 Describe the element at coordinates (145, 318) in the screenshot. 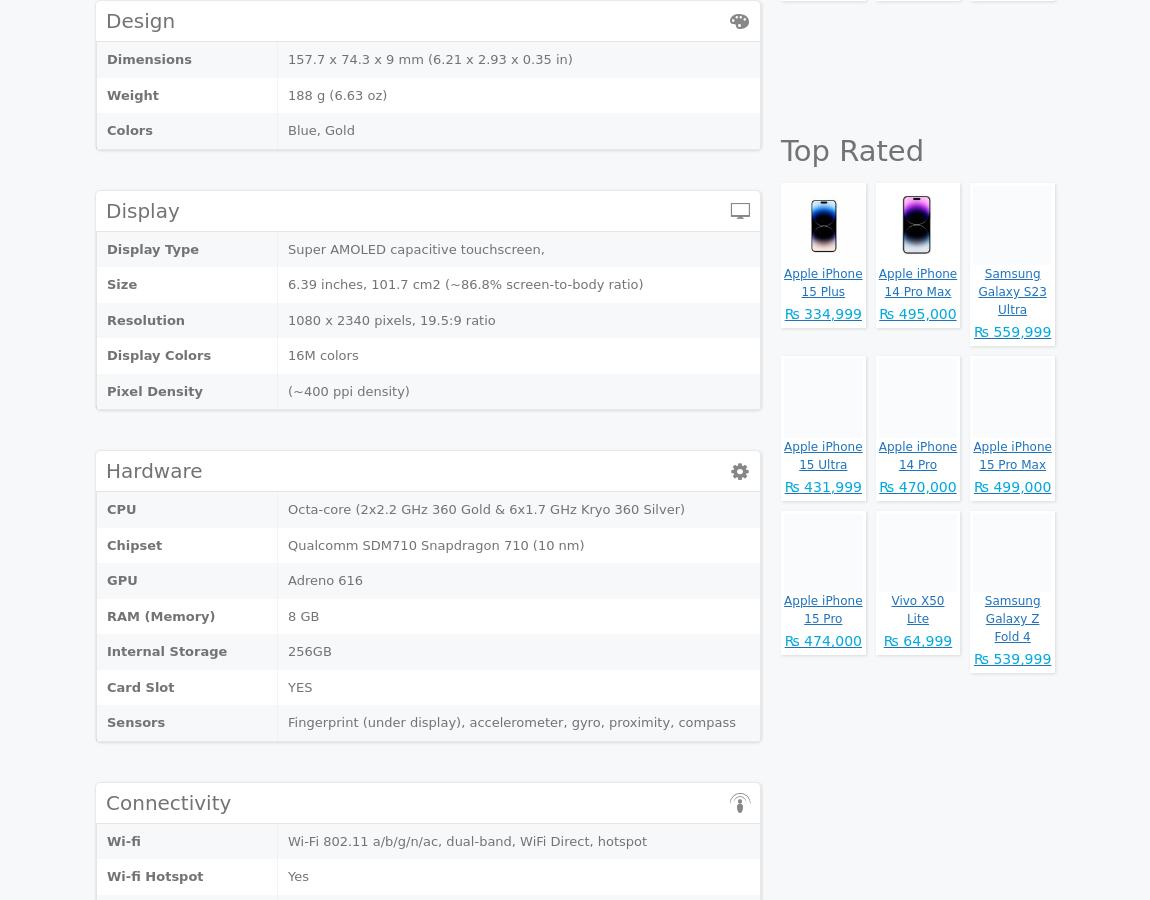

I see `'Resolution'` at that location.